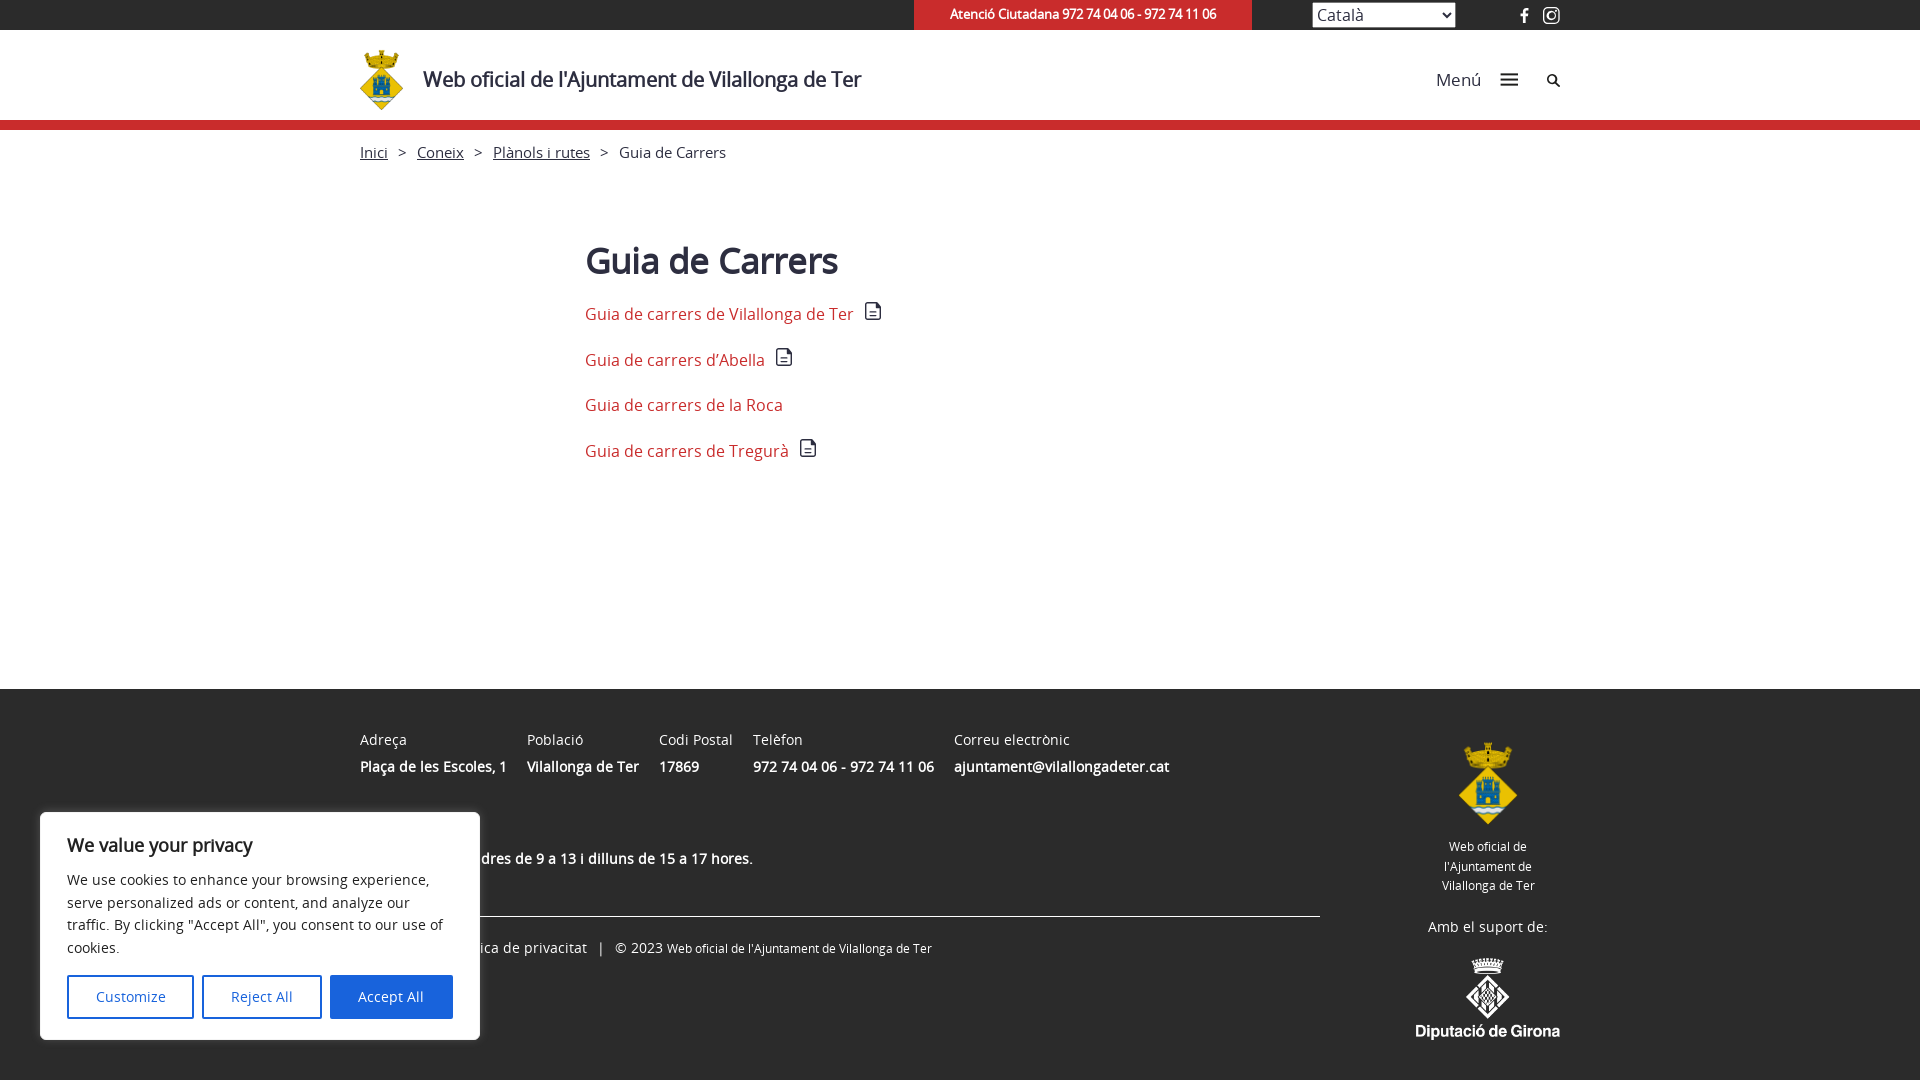 The width and height of the screenshot is (1920, 1080). What do you see at coordinates (732, 313) in the screenshot?
I see `'Guia de carrers de Vilallonga de Ter'` at bounding box center [732, 313].